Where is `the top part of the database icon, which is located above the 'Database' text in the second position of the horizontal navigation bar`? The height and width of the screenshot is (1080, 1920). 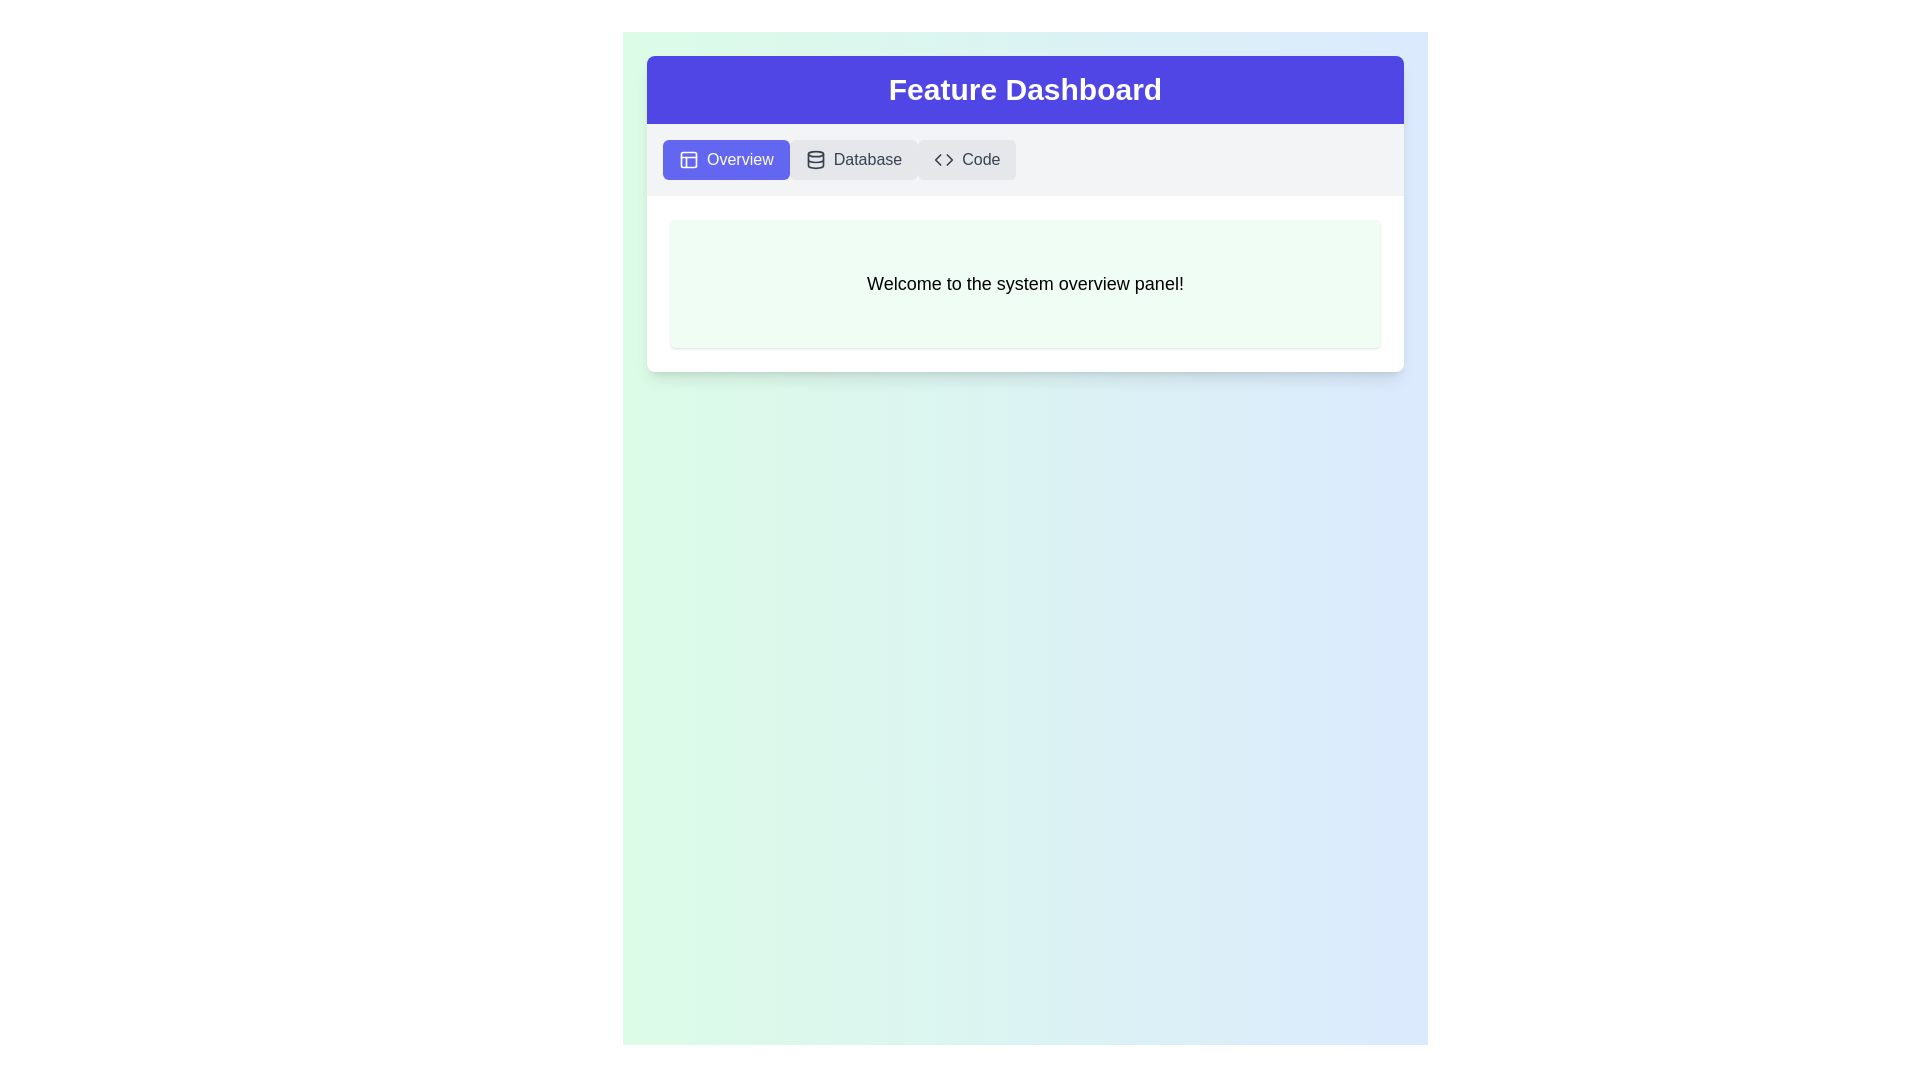
the top part of the database icon, which is located above the 'Database' text in the second position of the horizontal navigation bar is located at coordinates (815, 153).